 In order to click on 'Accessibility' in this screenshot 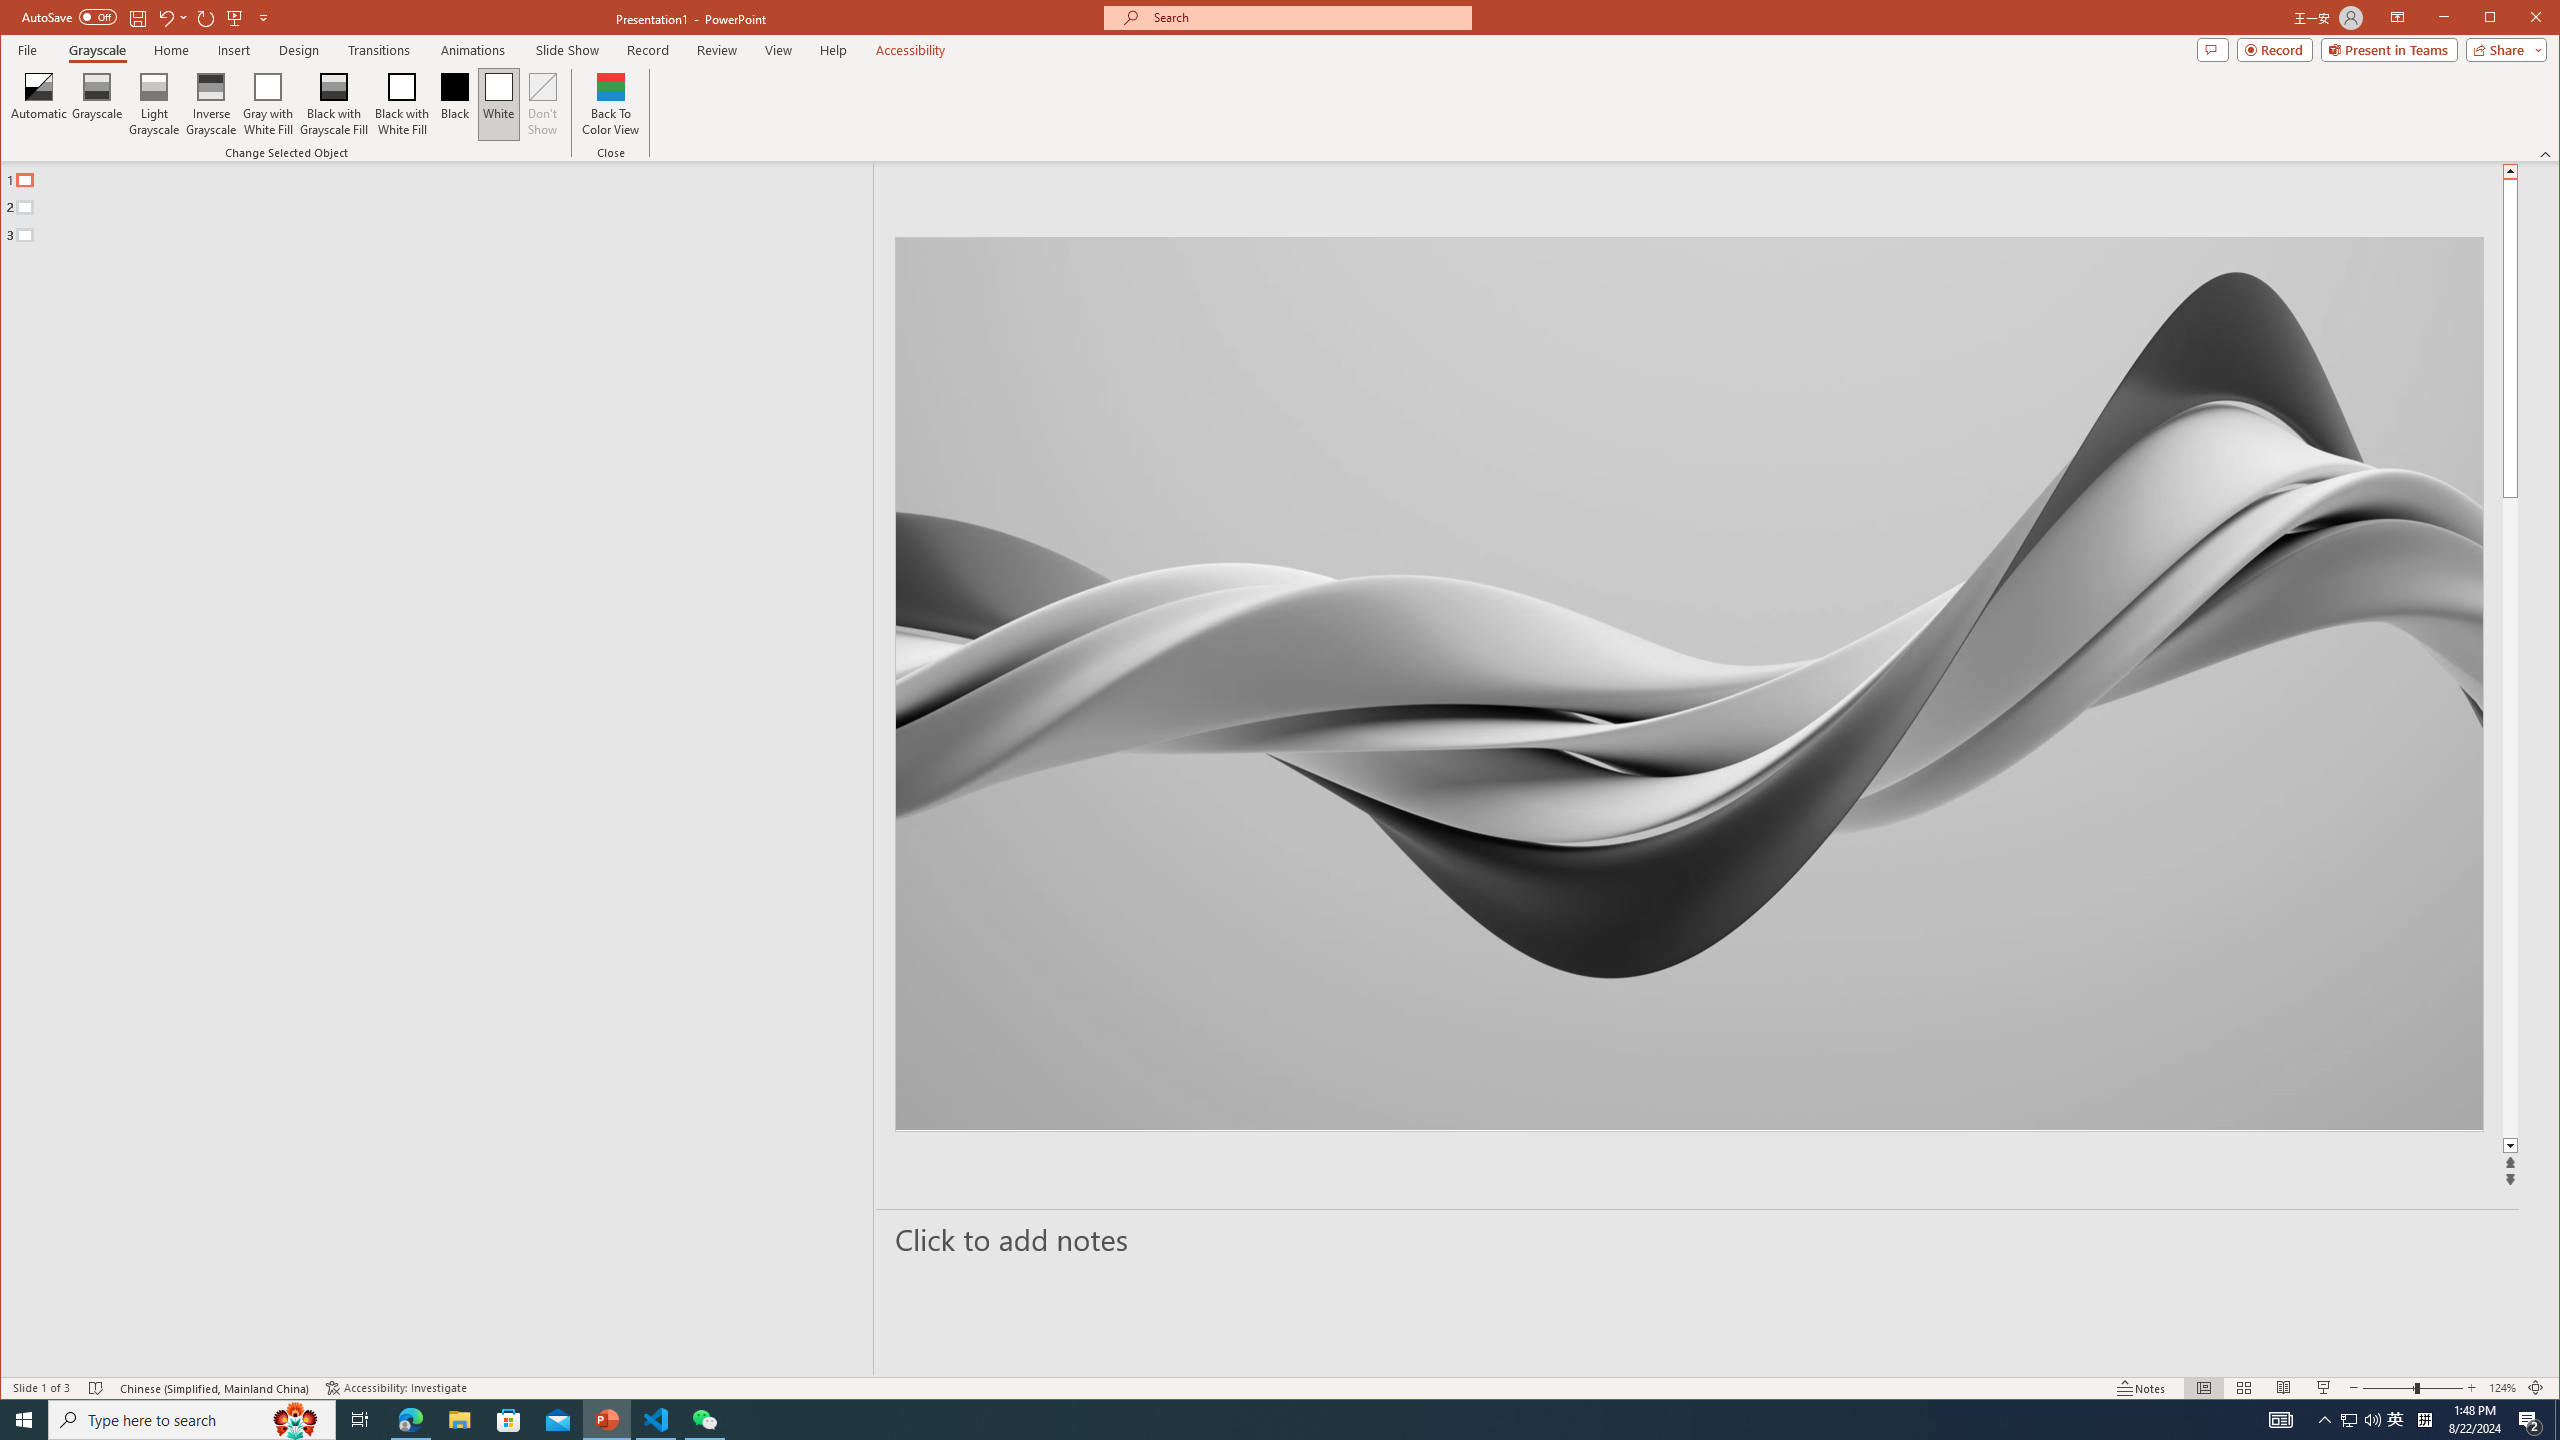, I will do `click(910, 49)`.